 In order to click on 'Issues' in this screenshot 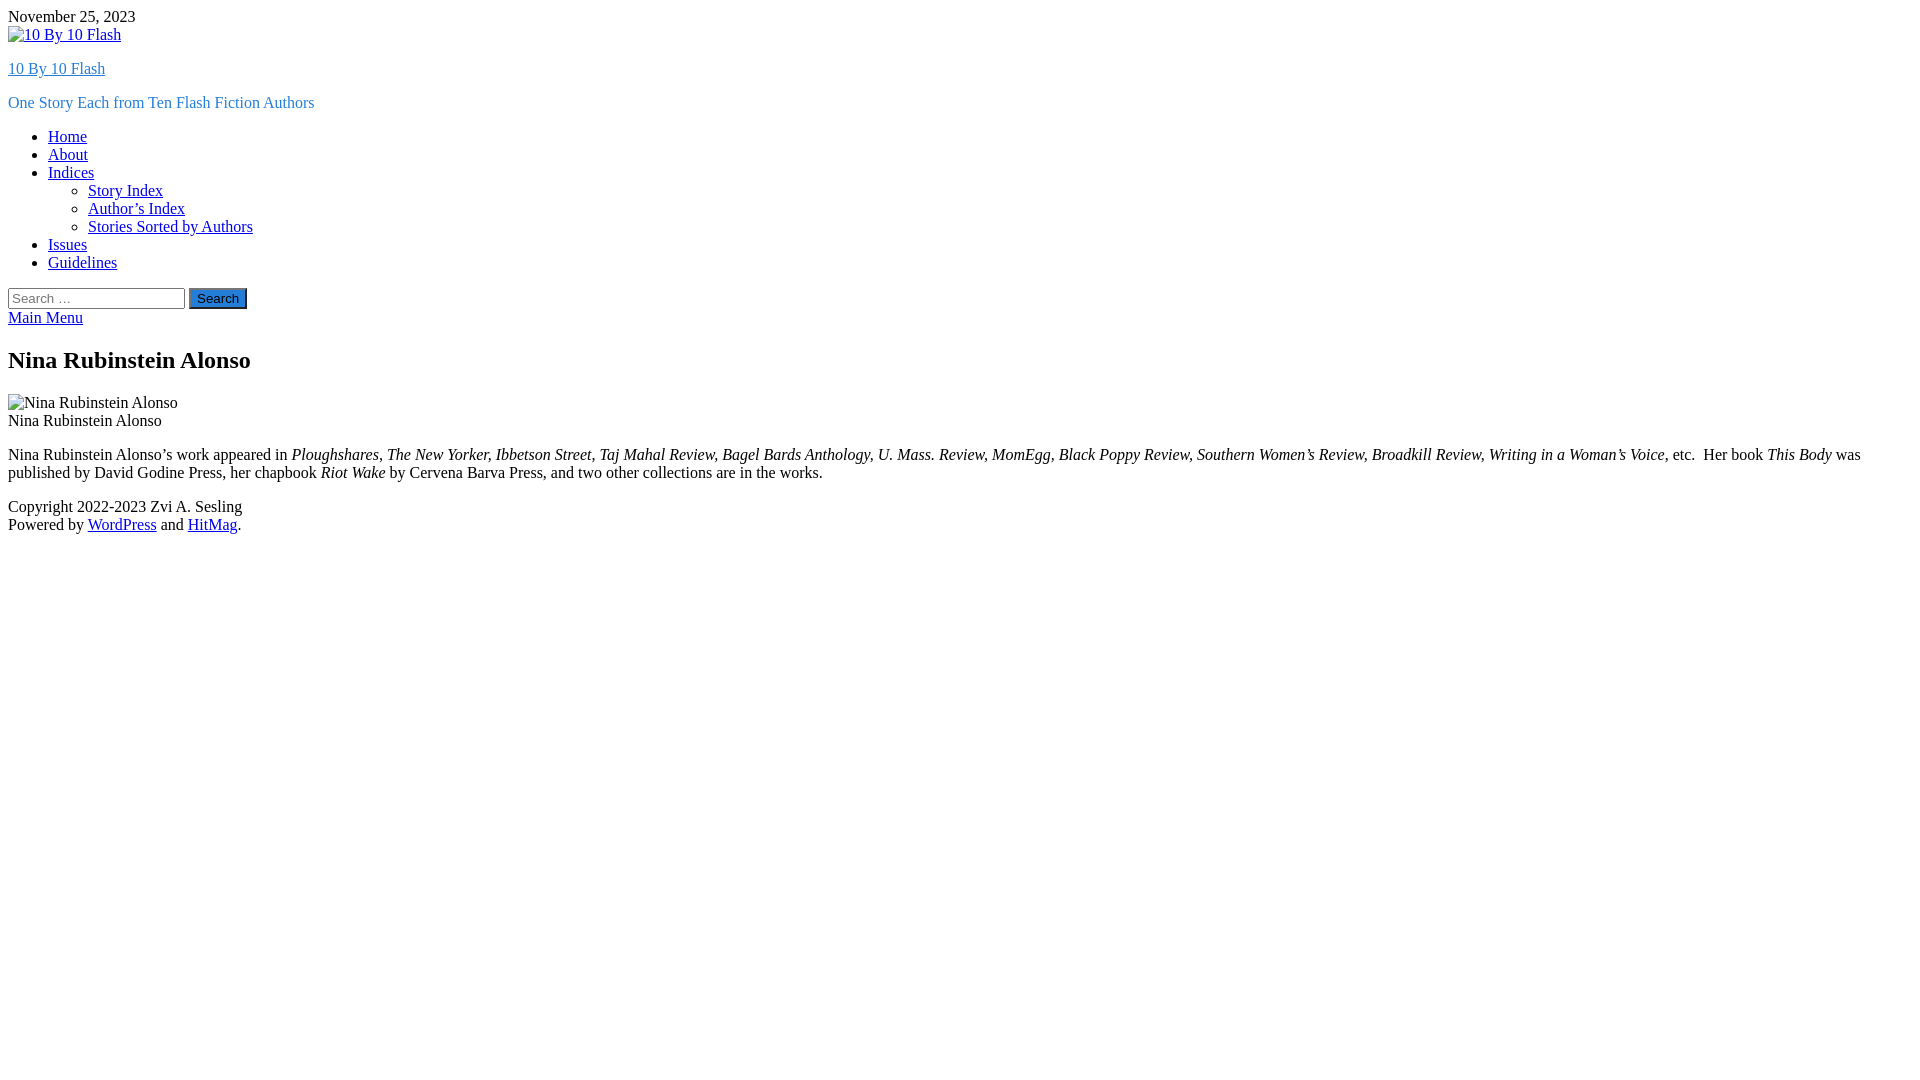, I will do `click(67, 243)`.